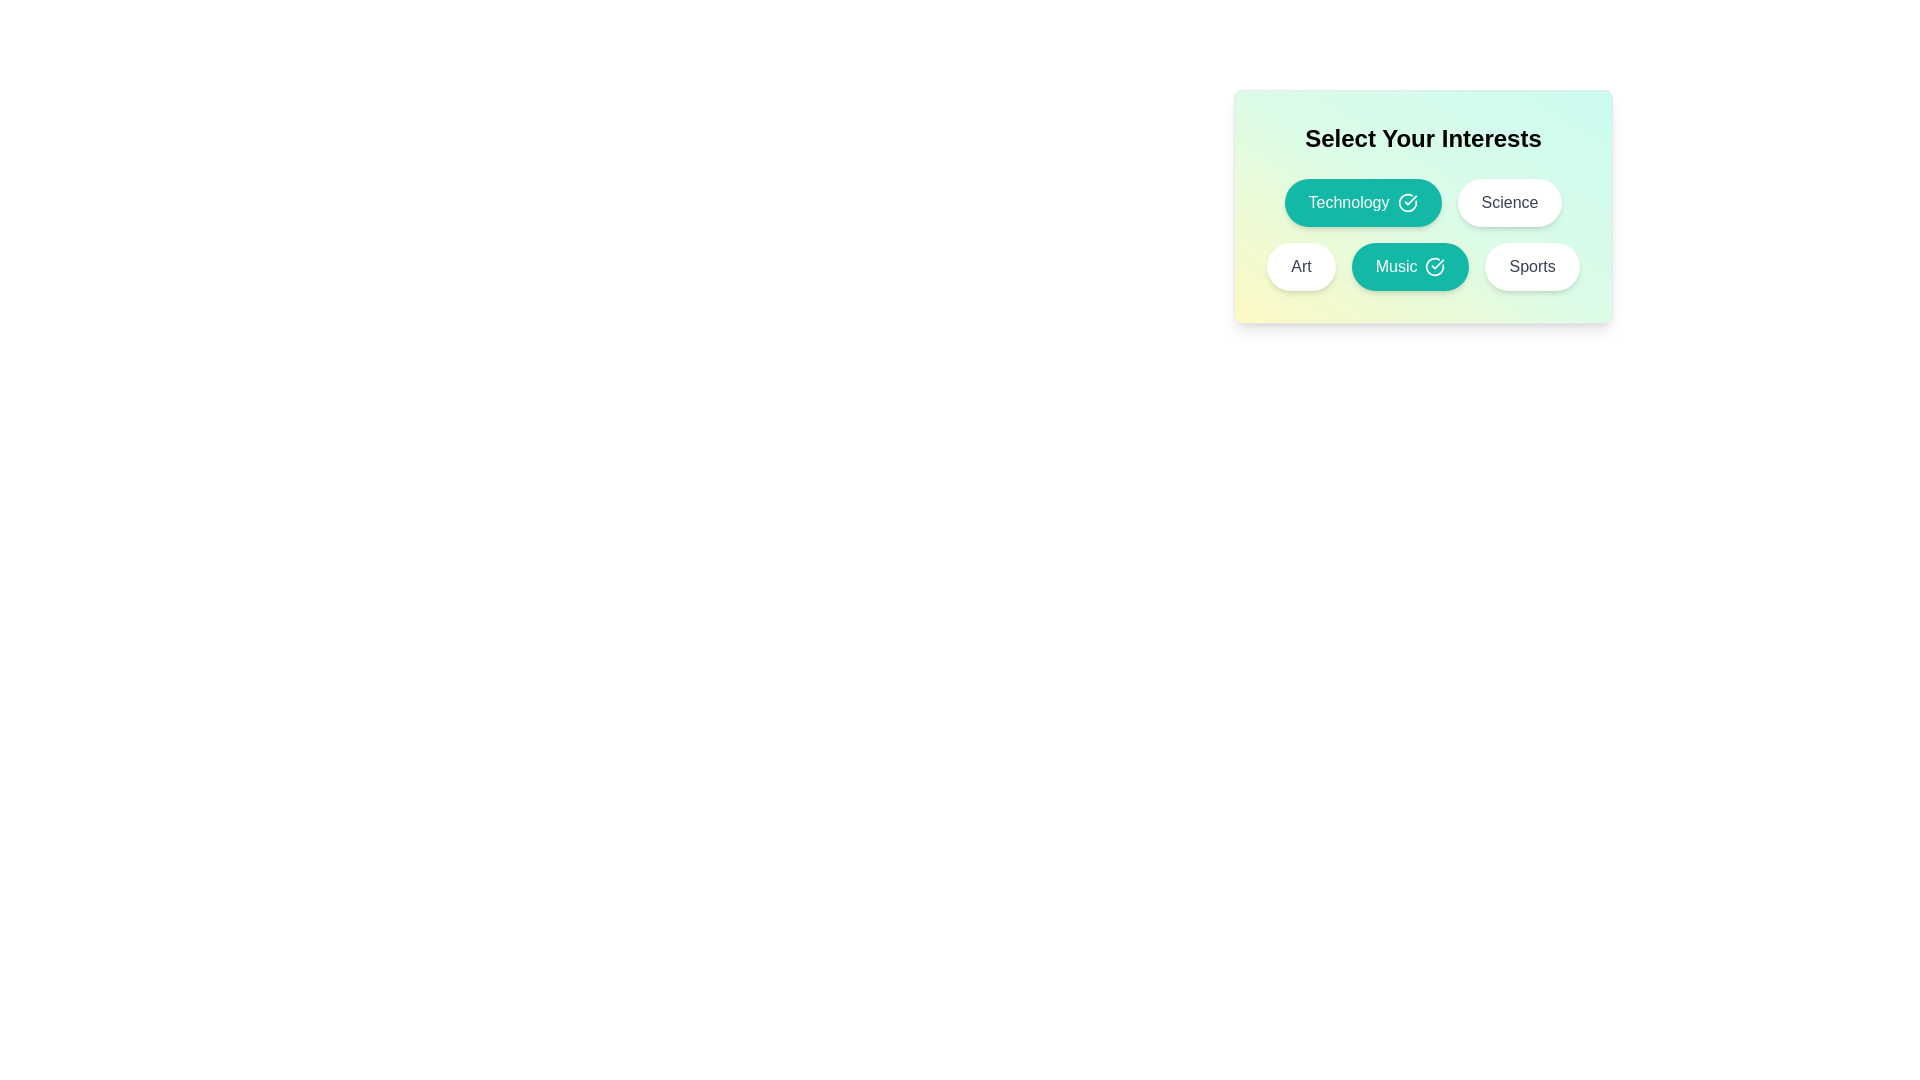 Image resolution: width=1920 pixels, height=1080 pixels. What do you see at coordinates (1362, 203) in the screenshot?
I see `the interest tag labeled Technology` at bounding box center [1362, 203].